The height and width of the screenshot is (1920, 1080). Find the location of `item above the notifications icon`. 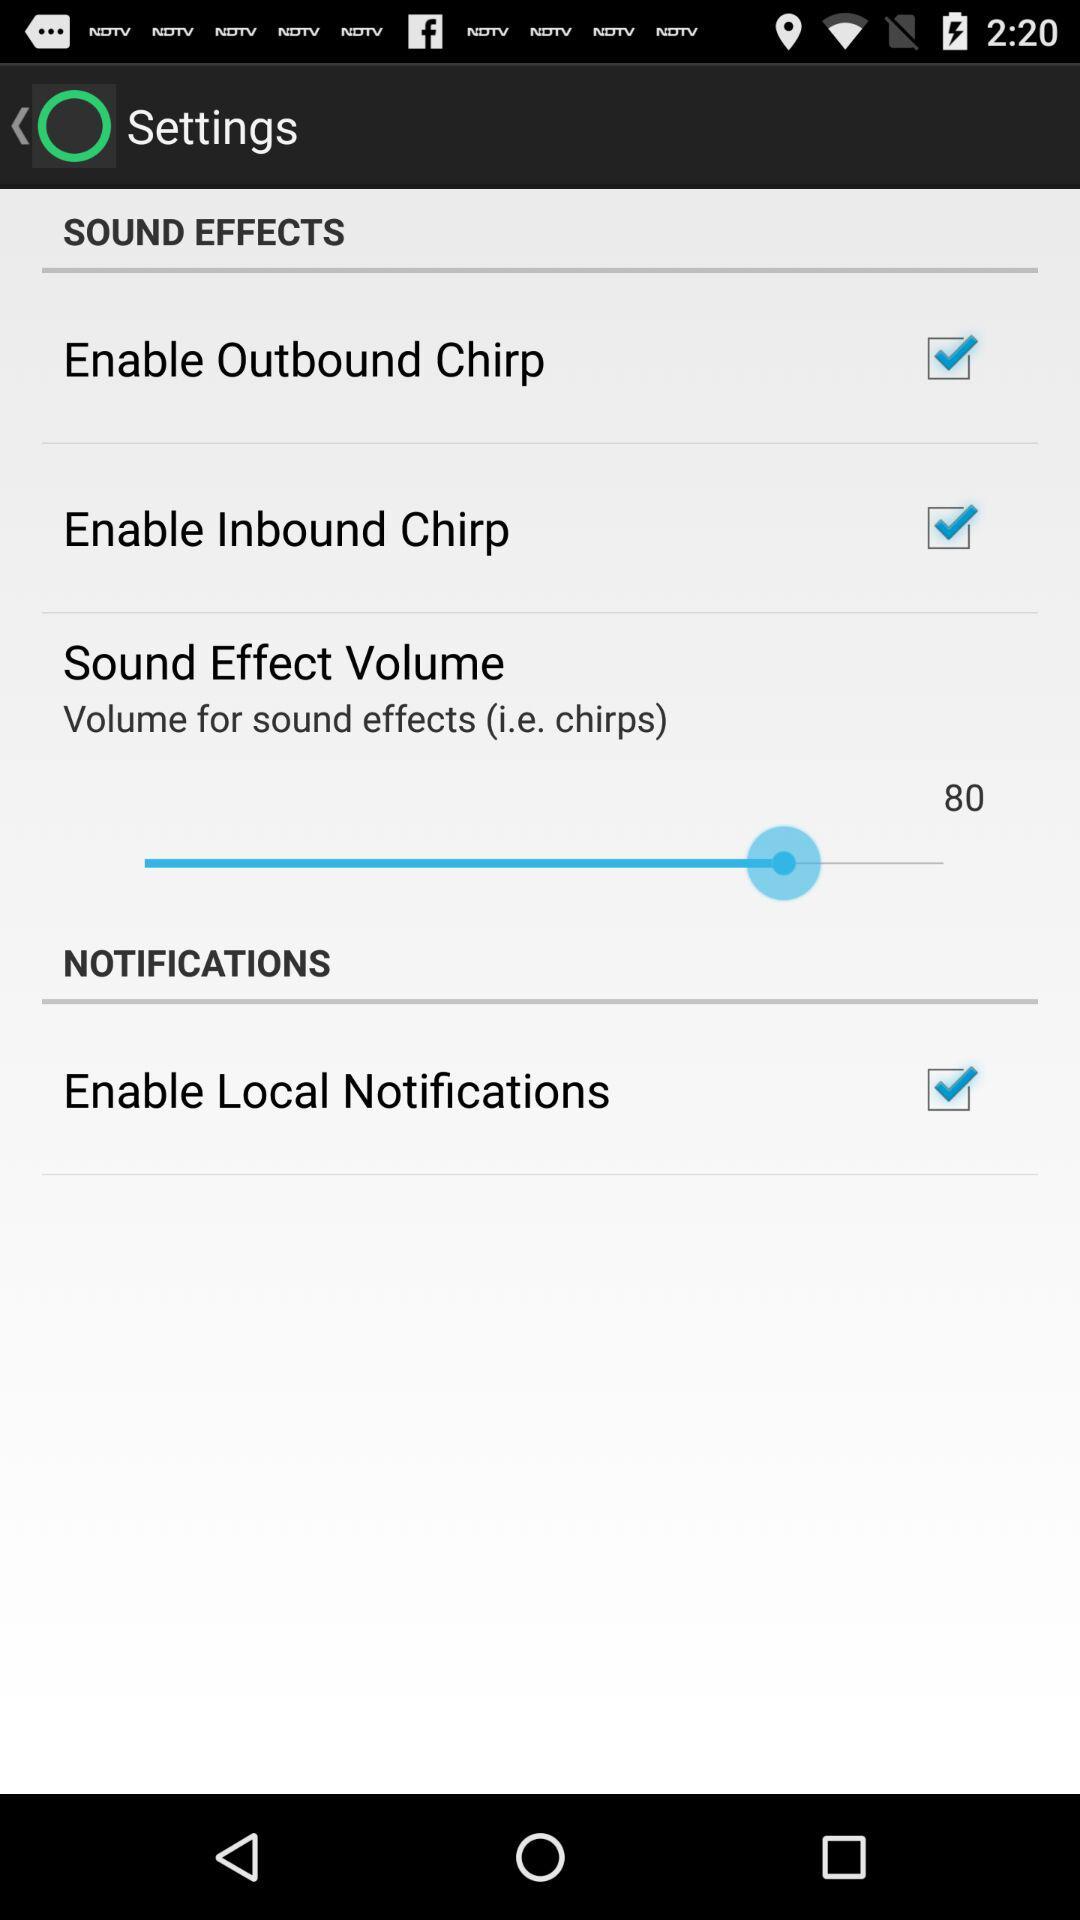

item above the notifications icon is located at coordinates (544, 863).